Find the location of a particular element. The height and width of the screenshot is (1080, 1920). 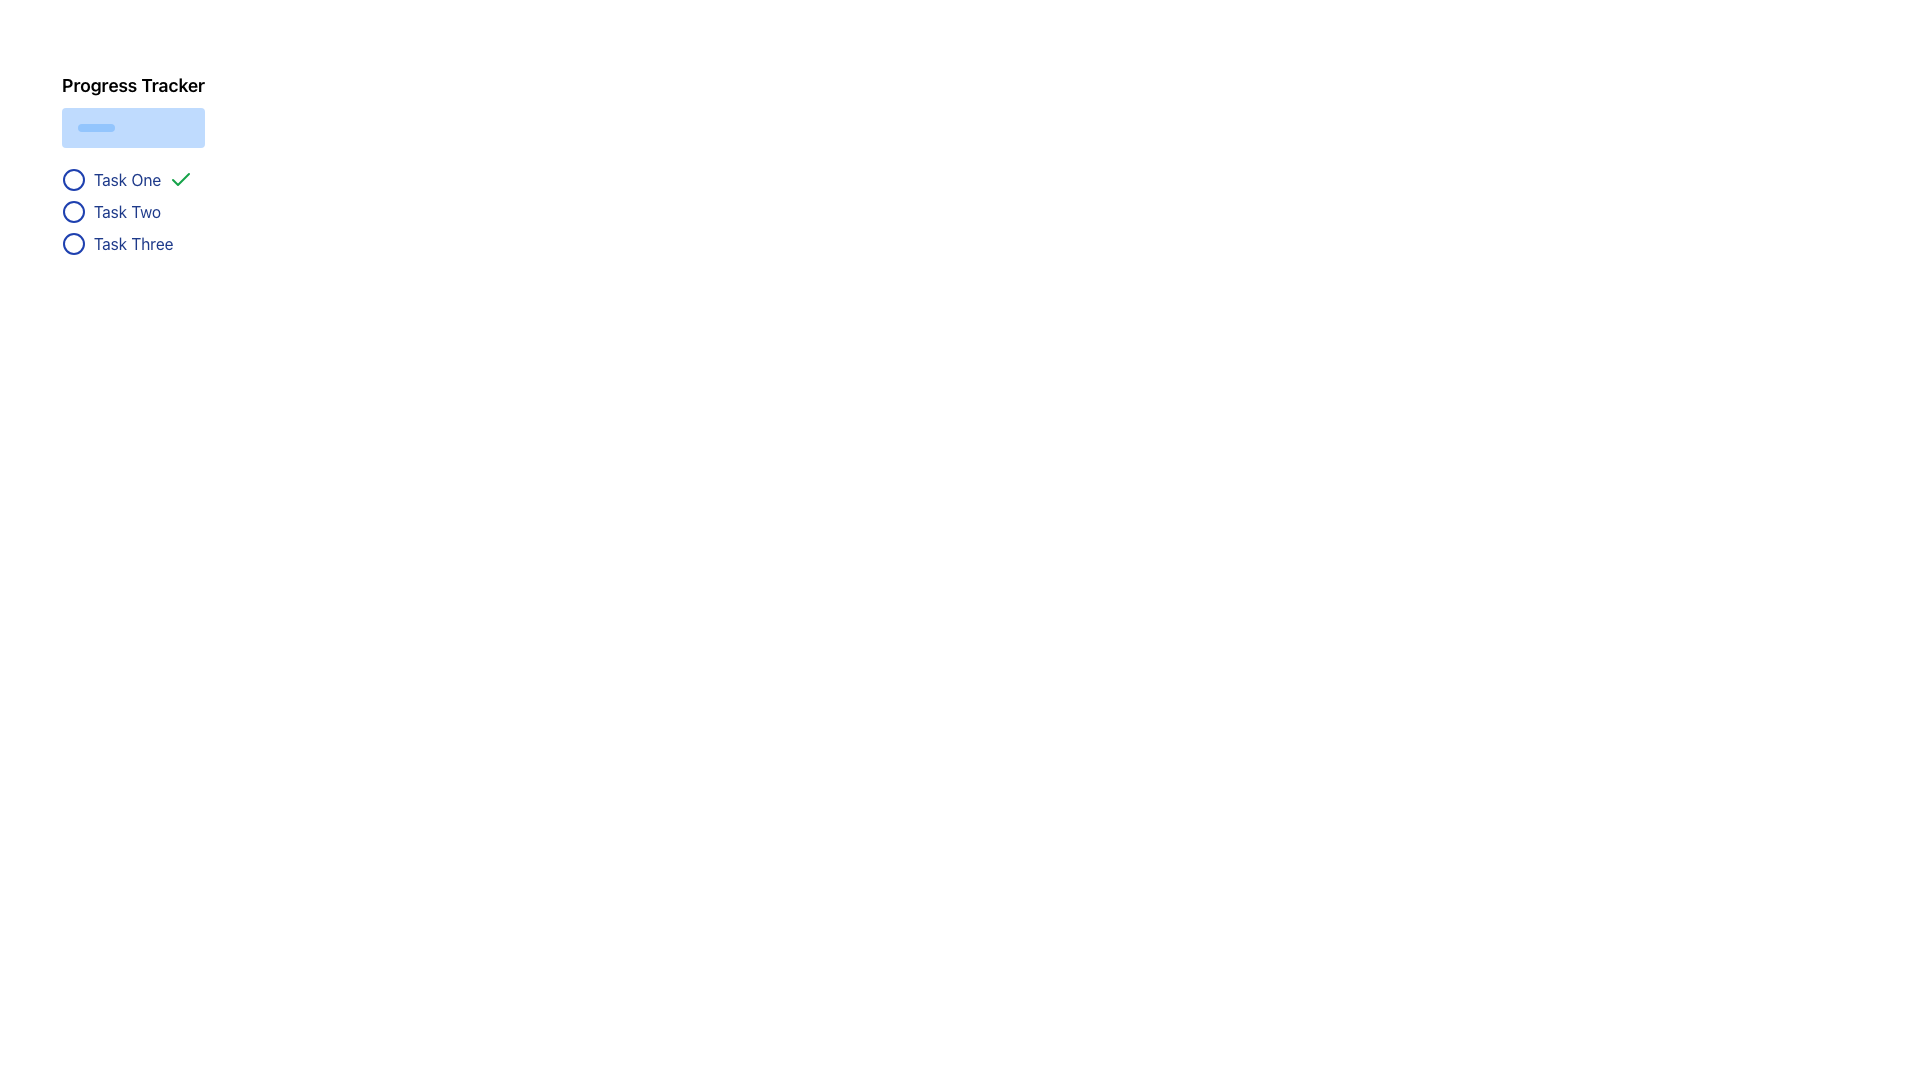

the green checkmark icon representing successful task completion located next to the text 'Task One' is located at coordinates (181, 180).